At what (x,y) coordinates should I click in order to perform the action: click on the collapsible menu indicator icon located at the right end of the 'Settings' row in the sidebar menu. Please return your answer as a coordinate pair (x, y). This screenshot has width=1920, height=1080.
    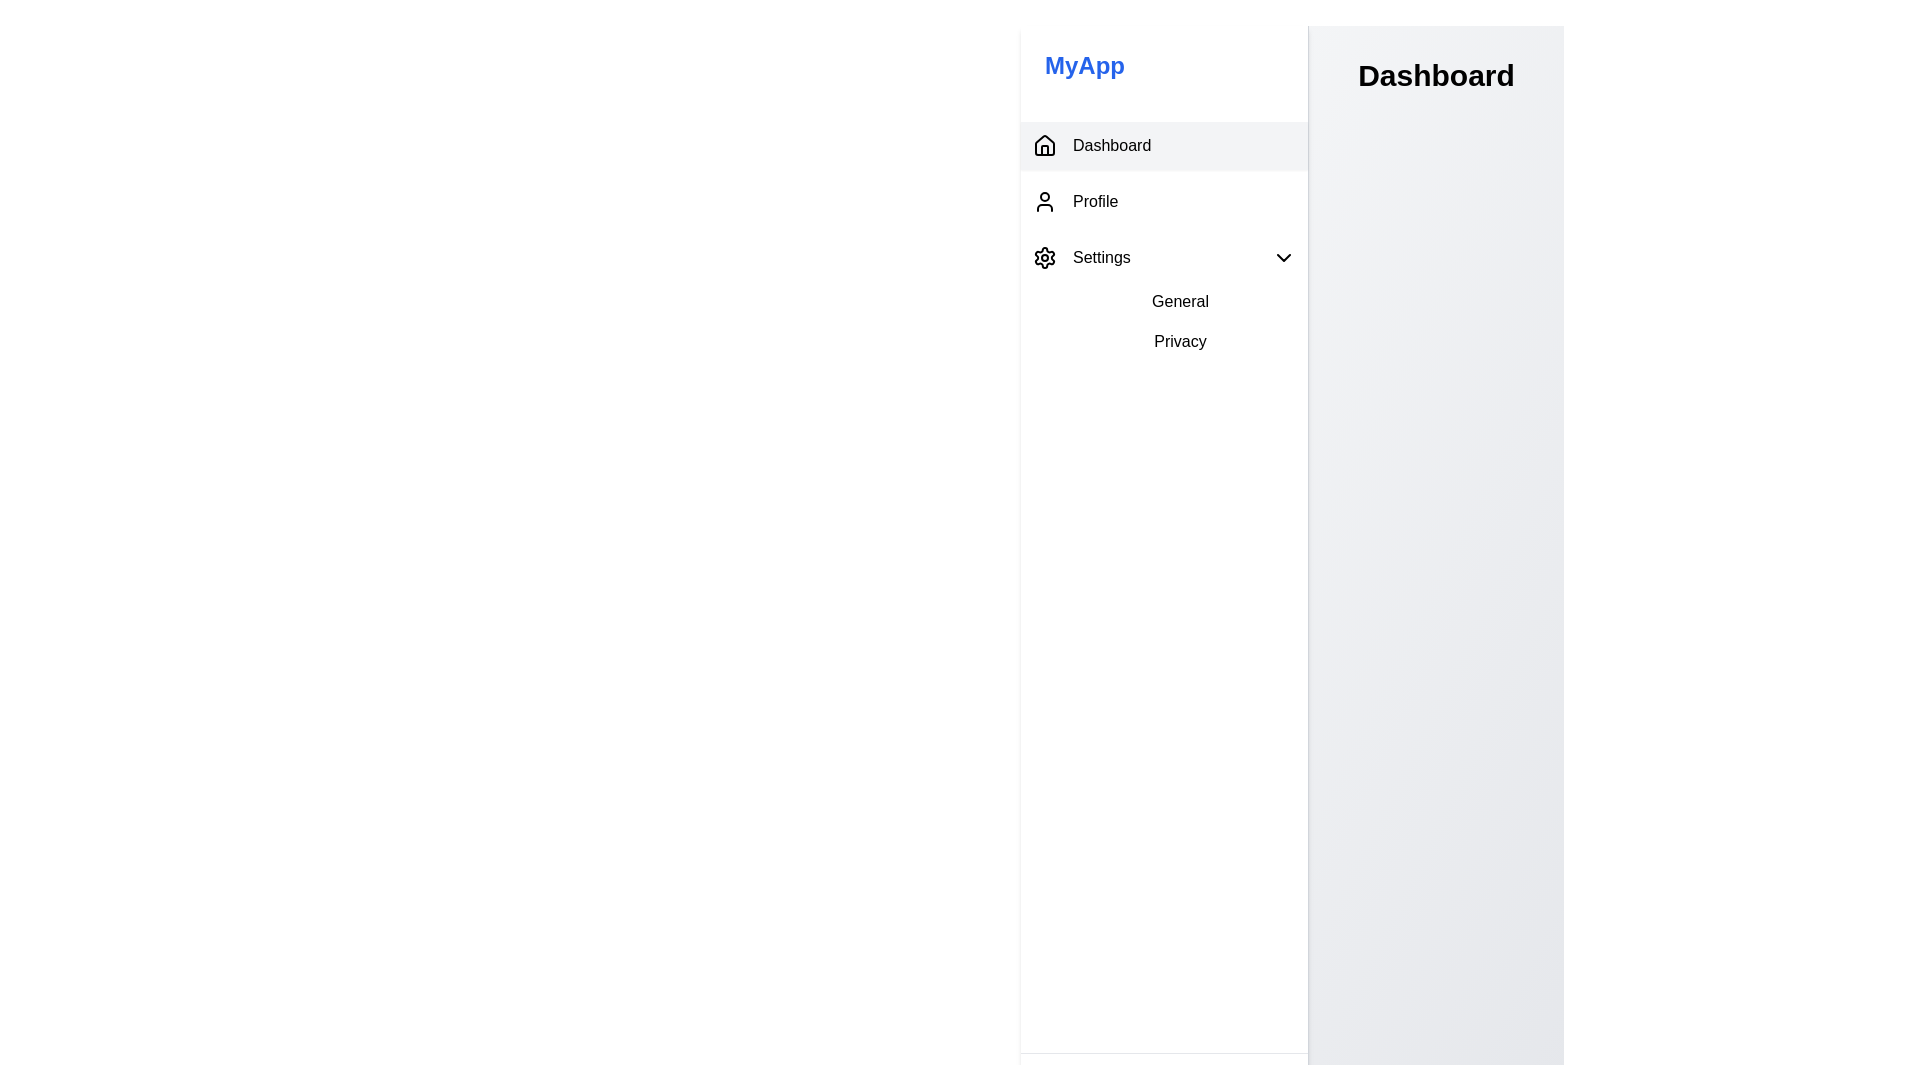
    Looking at the image, I should click on (1283, 257).